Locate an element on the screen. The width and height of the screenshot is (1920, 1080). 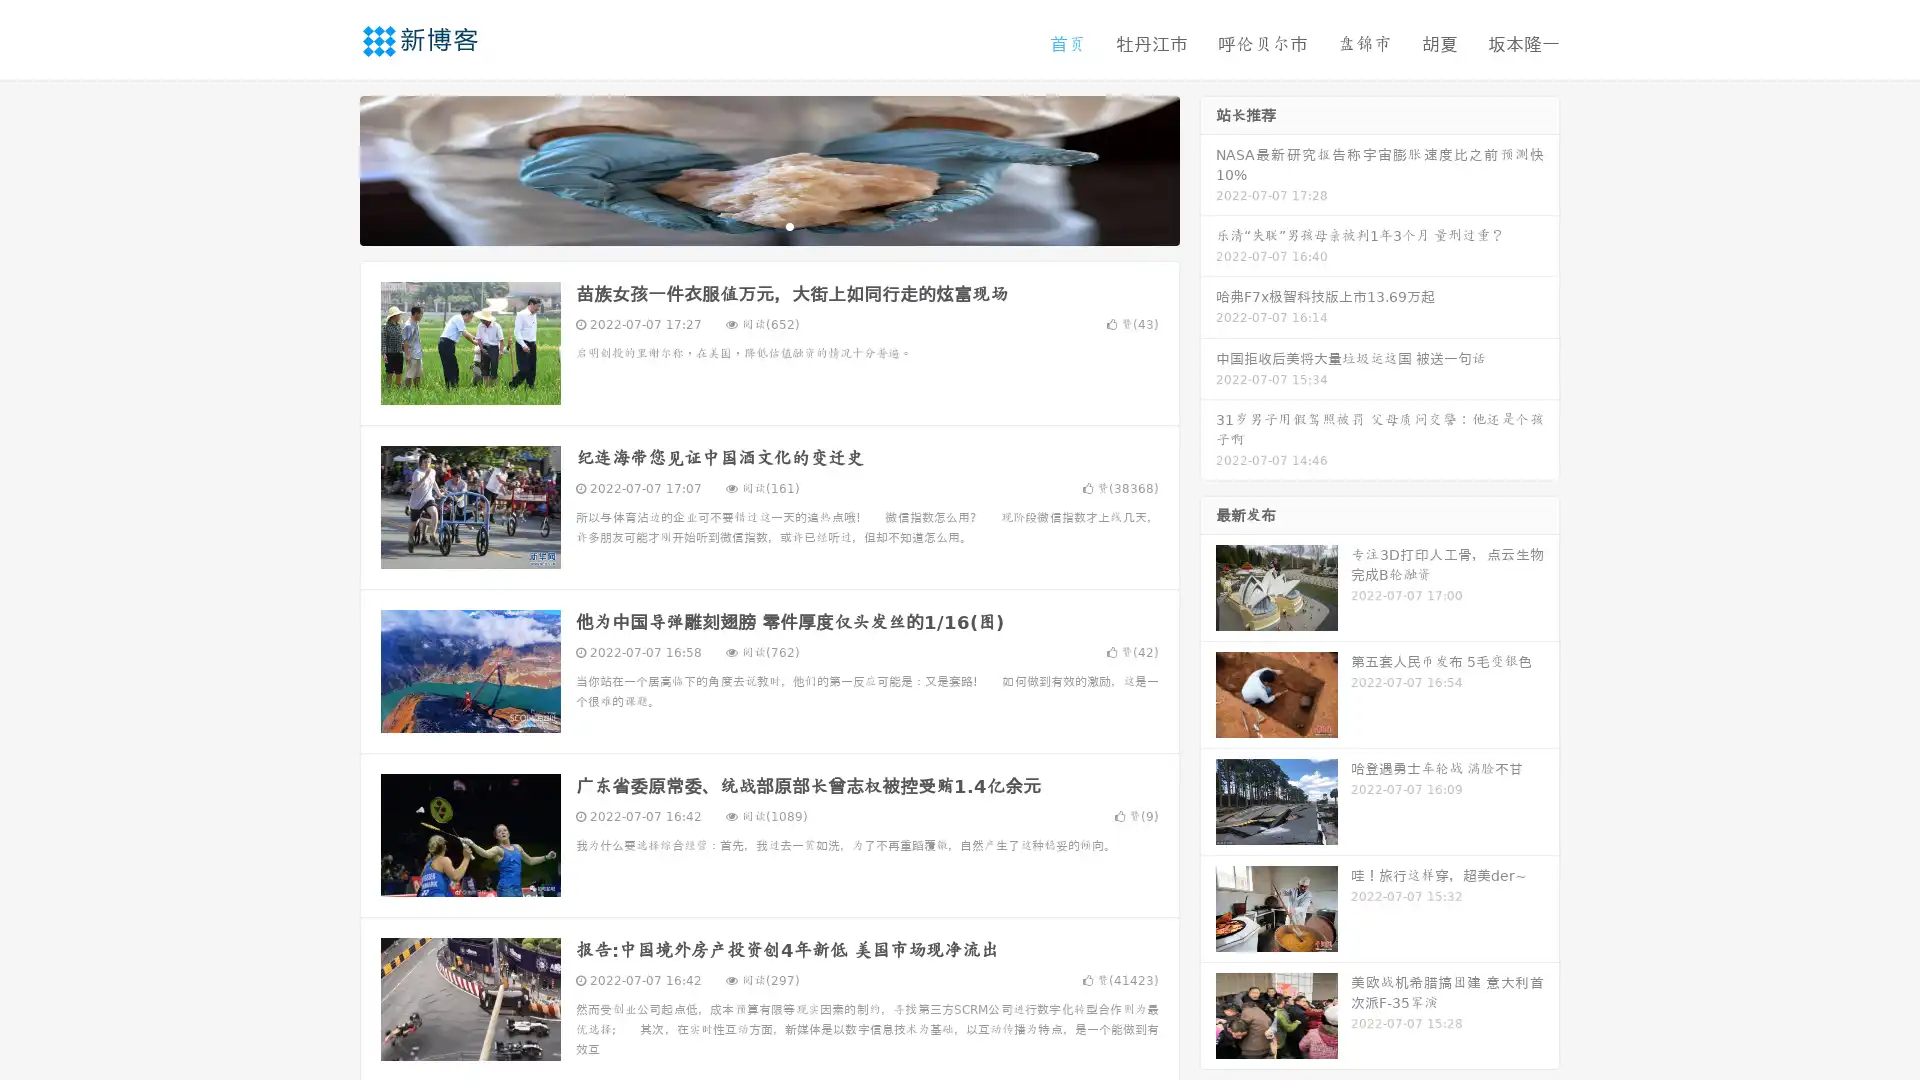
Next slide is located at coordinates (1208, 168).